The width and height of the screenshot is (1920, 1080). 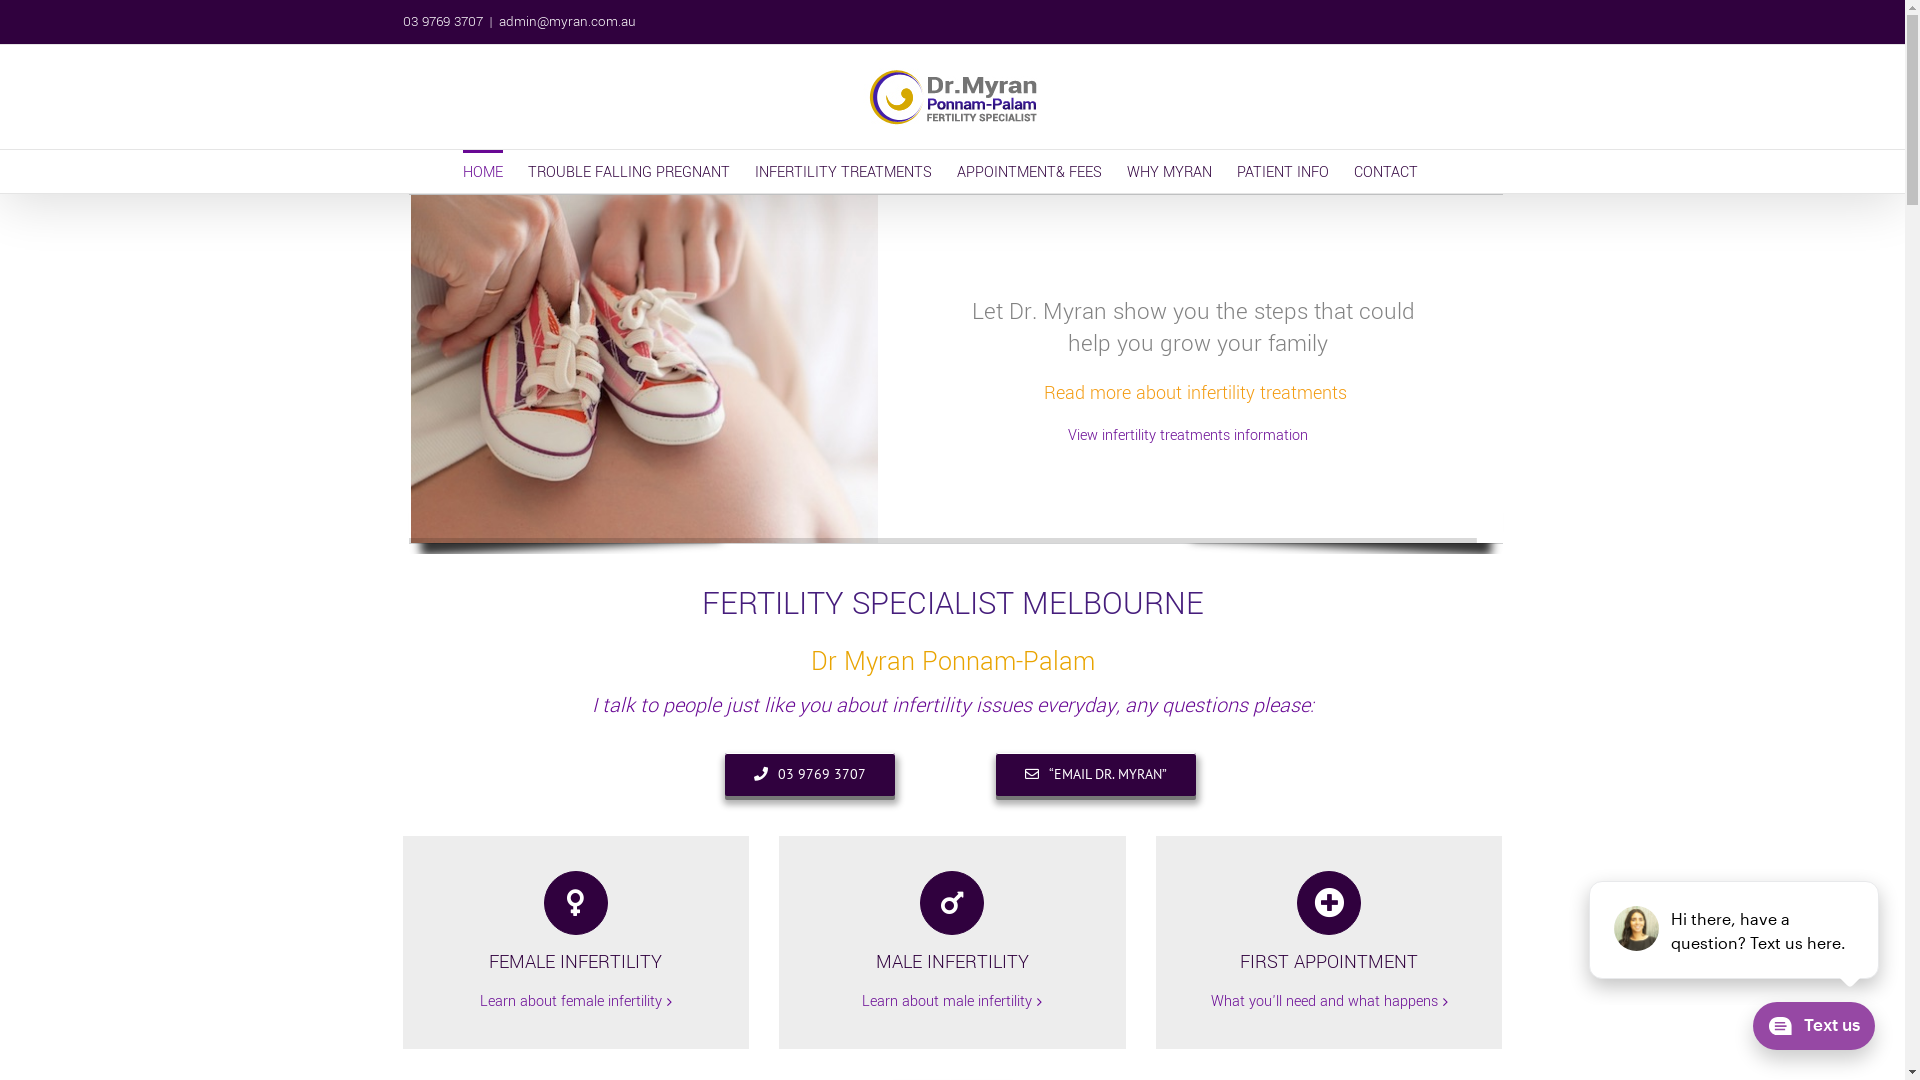 I want to click on 'admin@myran.com.au', so click(x=498, y=21).